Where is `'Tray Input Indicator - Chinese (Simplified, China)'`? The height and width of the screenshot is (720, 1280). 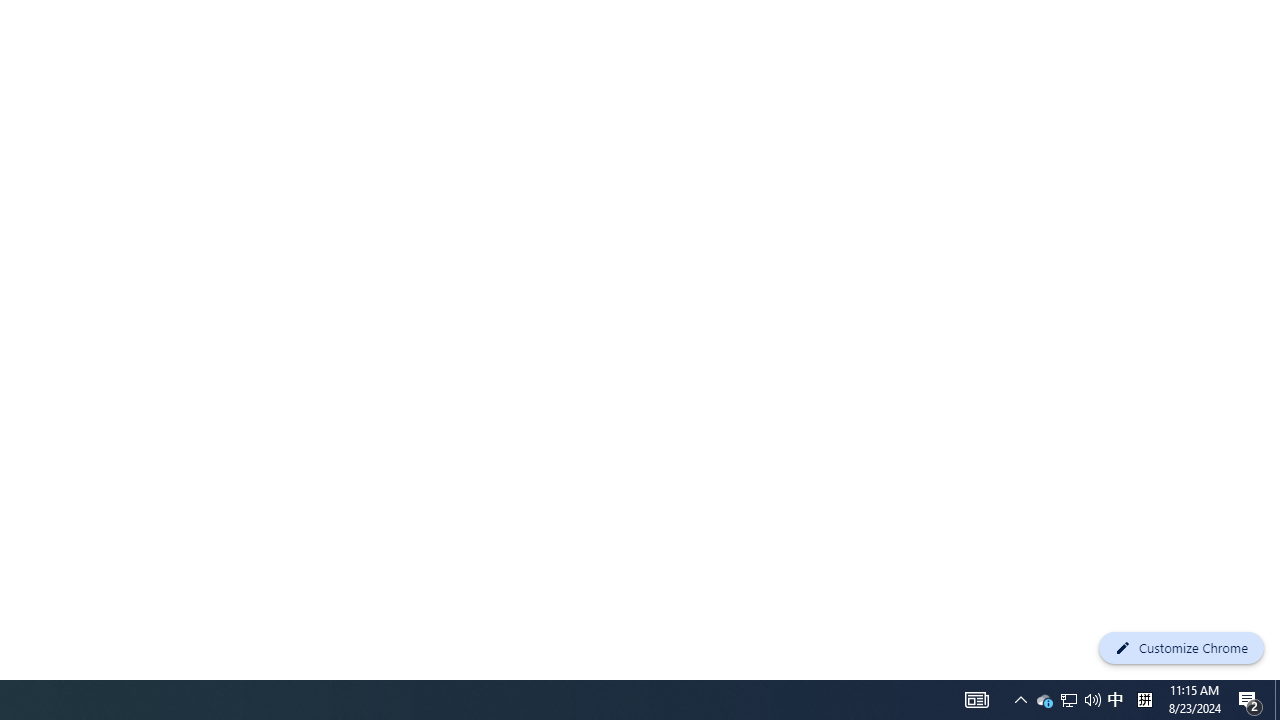 'Tray Input Indicator - Chinese (Simplified, China)' is located at coordinates (1068, 698).